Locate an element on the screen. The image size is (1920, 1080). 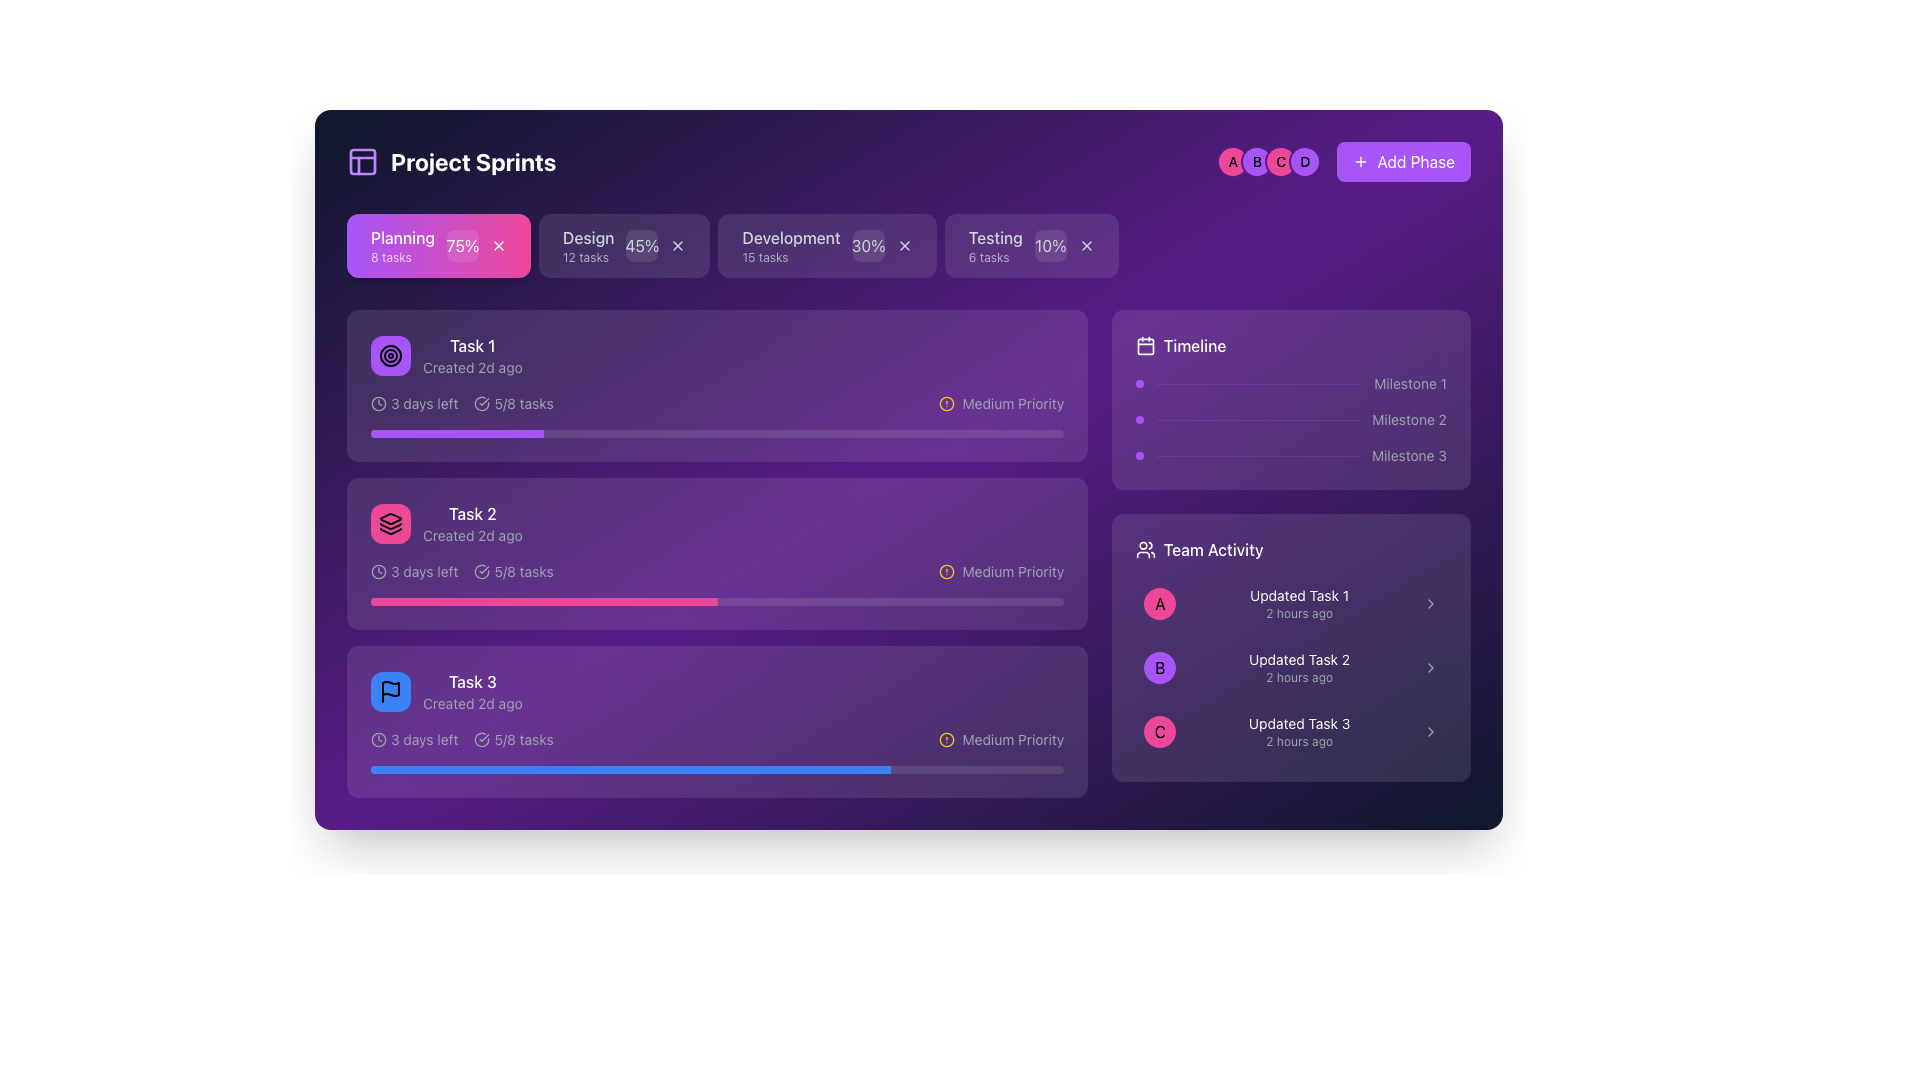
the text label indicating when the task update occurred, located in the 'Team Activity' section beneath 'Updated Task 1' is located at coordinates (1299, 612).